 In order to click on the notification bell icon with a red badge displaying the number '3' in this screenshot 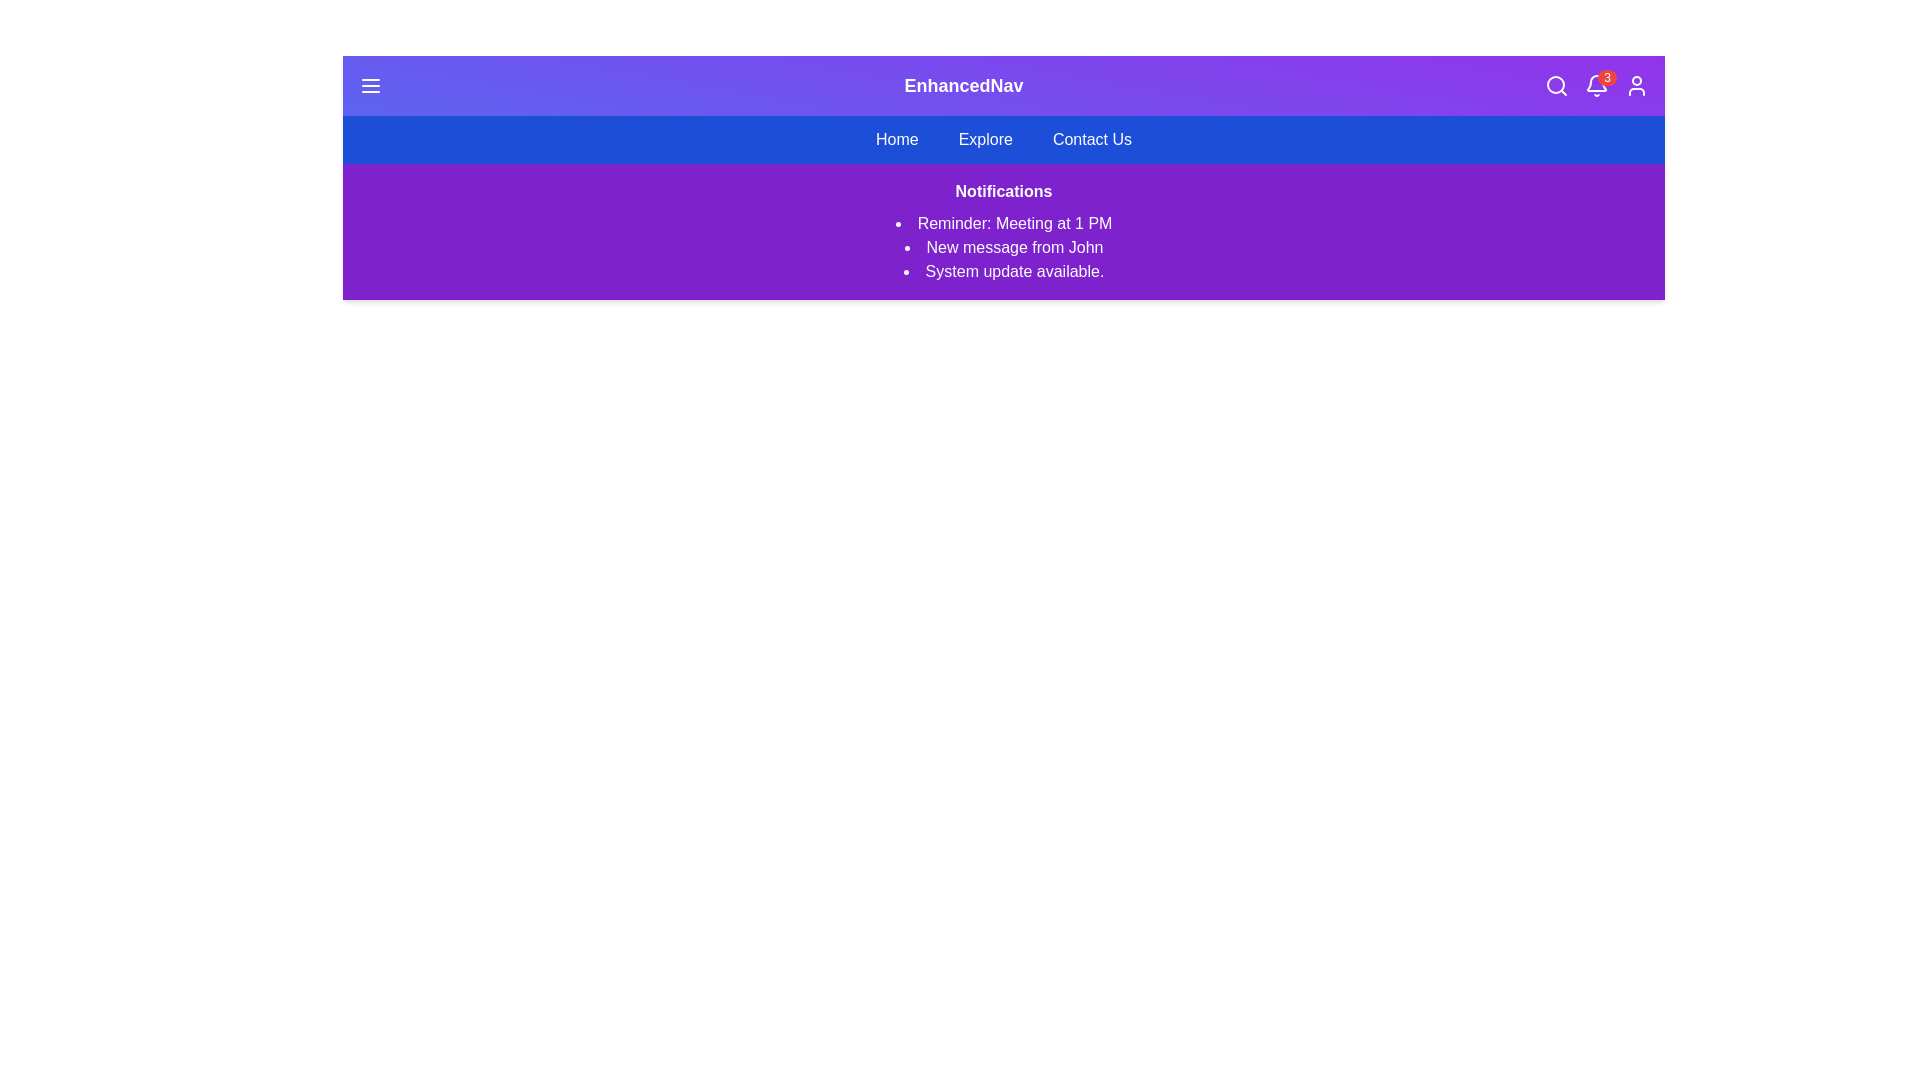, I will do `click(1596, 84)`.